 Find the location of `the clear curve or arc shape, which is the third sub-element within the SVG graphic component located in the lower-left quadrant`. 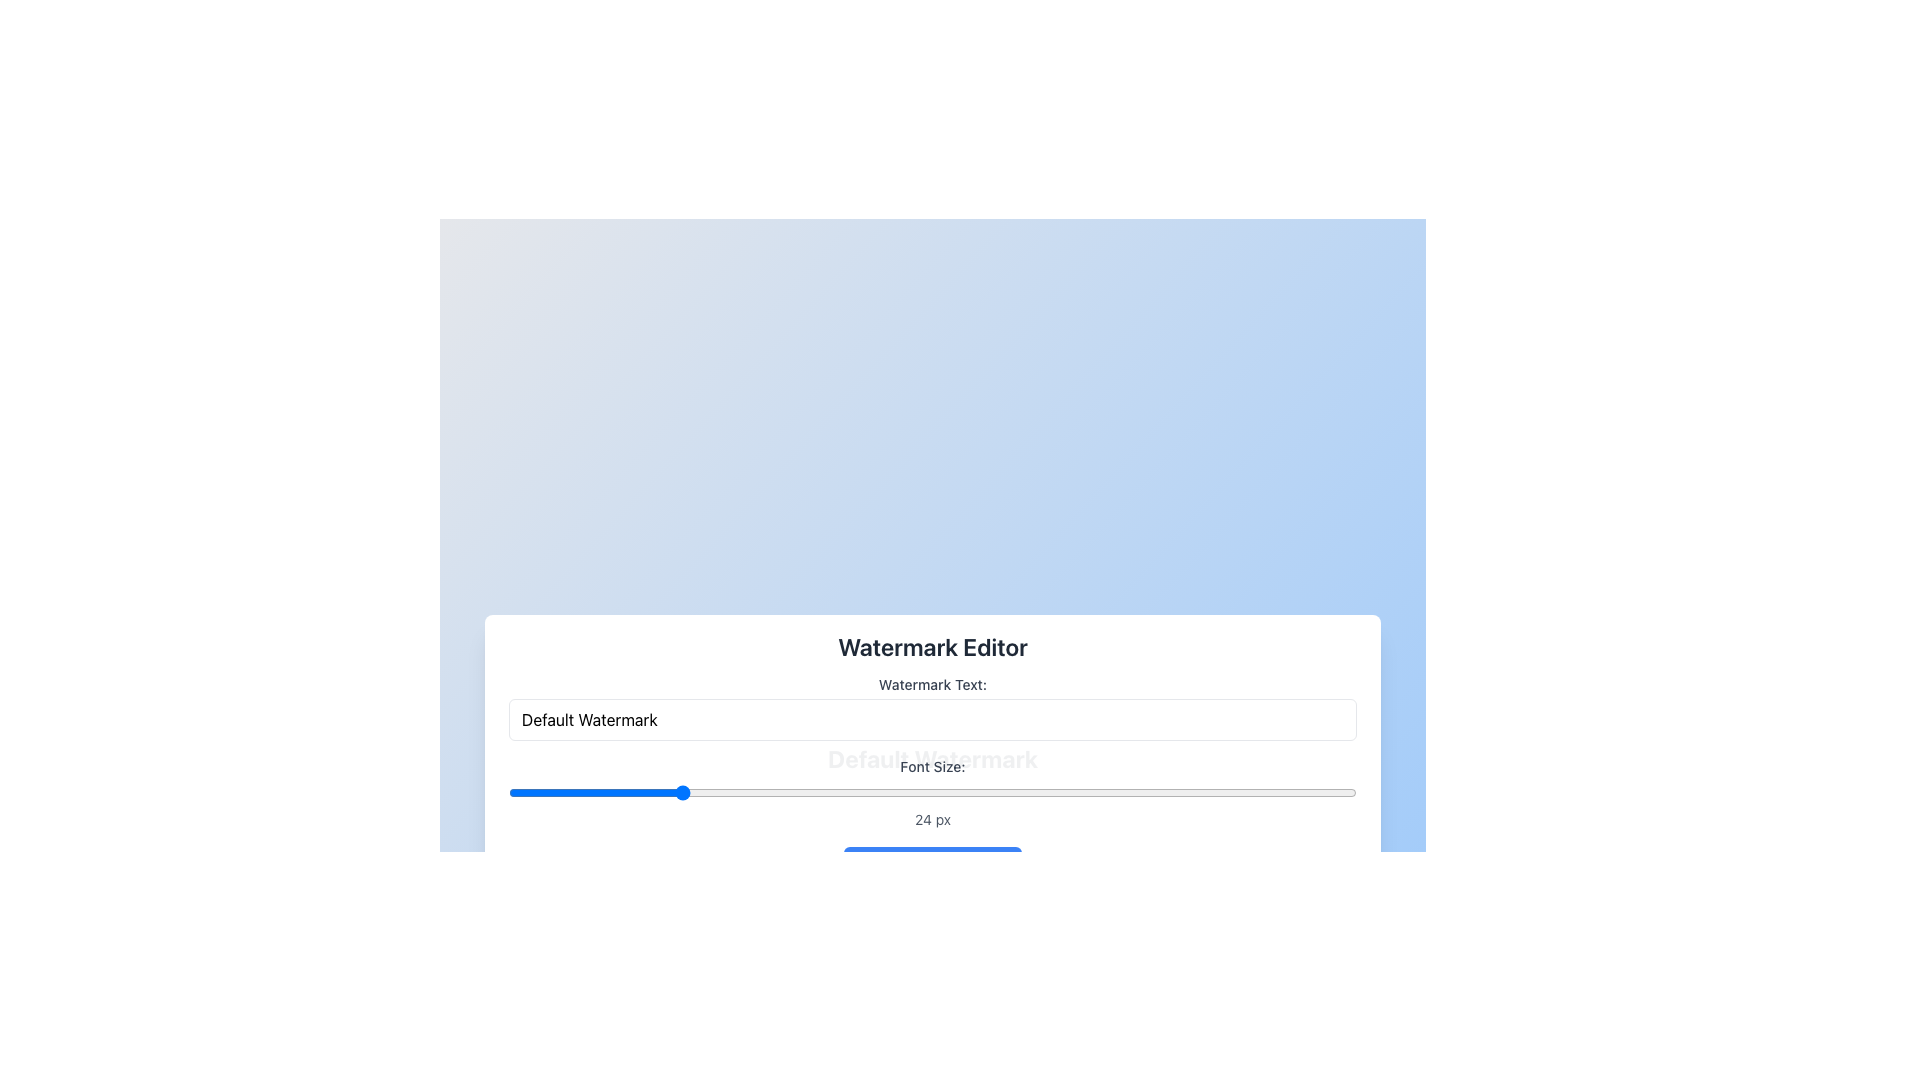

the clear curve or arc shape, which is the third sub-element within the SVG graphic component located in the lower-left quadrant is located at coordinates (868, 866).